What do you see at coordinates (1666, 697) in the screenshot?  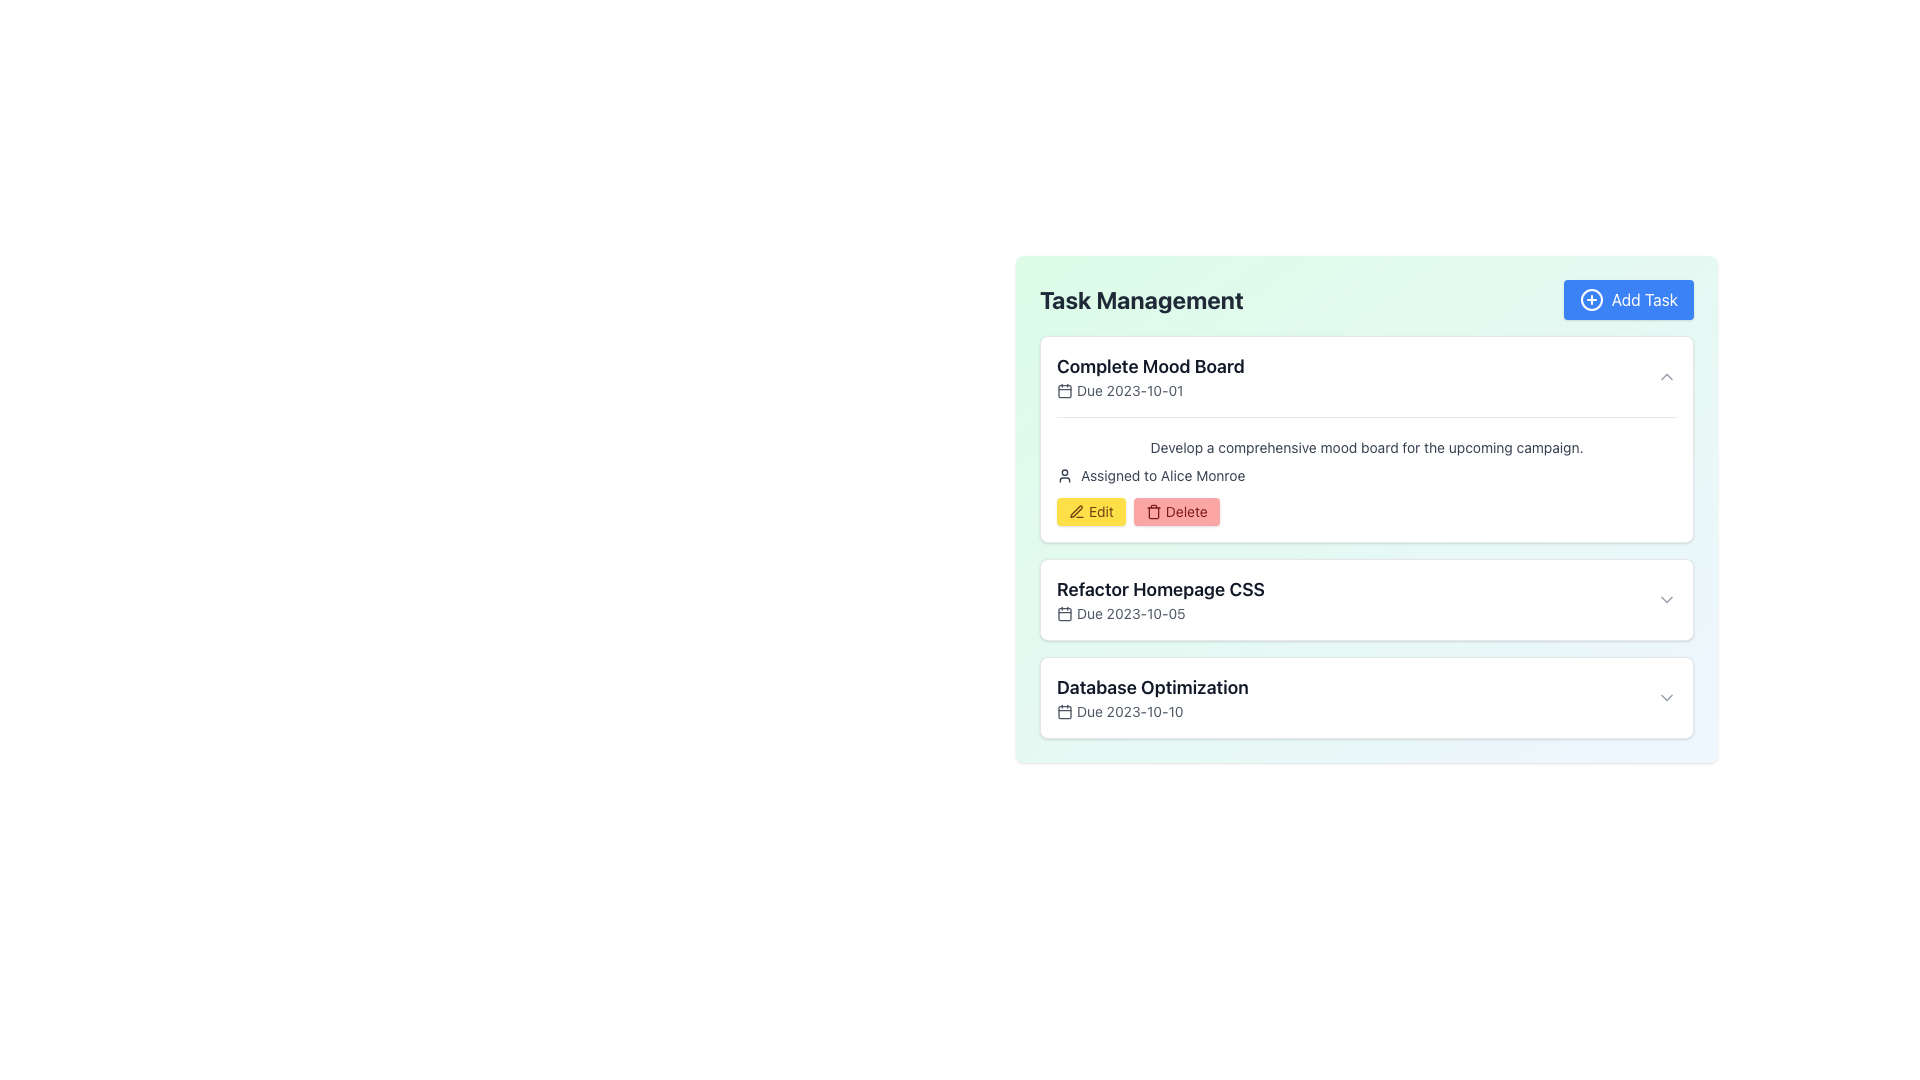 I see `the Dropdown toggle icon, which is a downward-pointing chevron arrow located to the right of the 'Database Optimization' task` at bounding box center [1666, 697].